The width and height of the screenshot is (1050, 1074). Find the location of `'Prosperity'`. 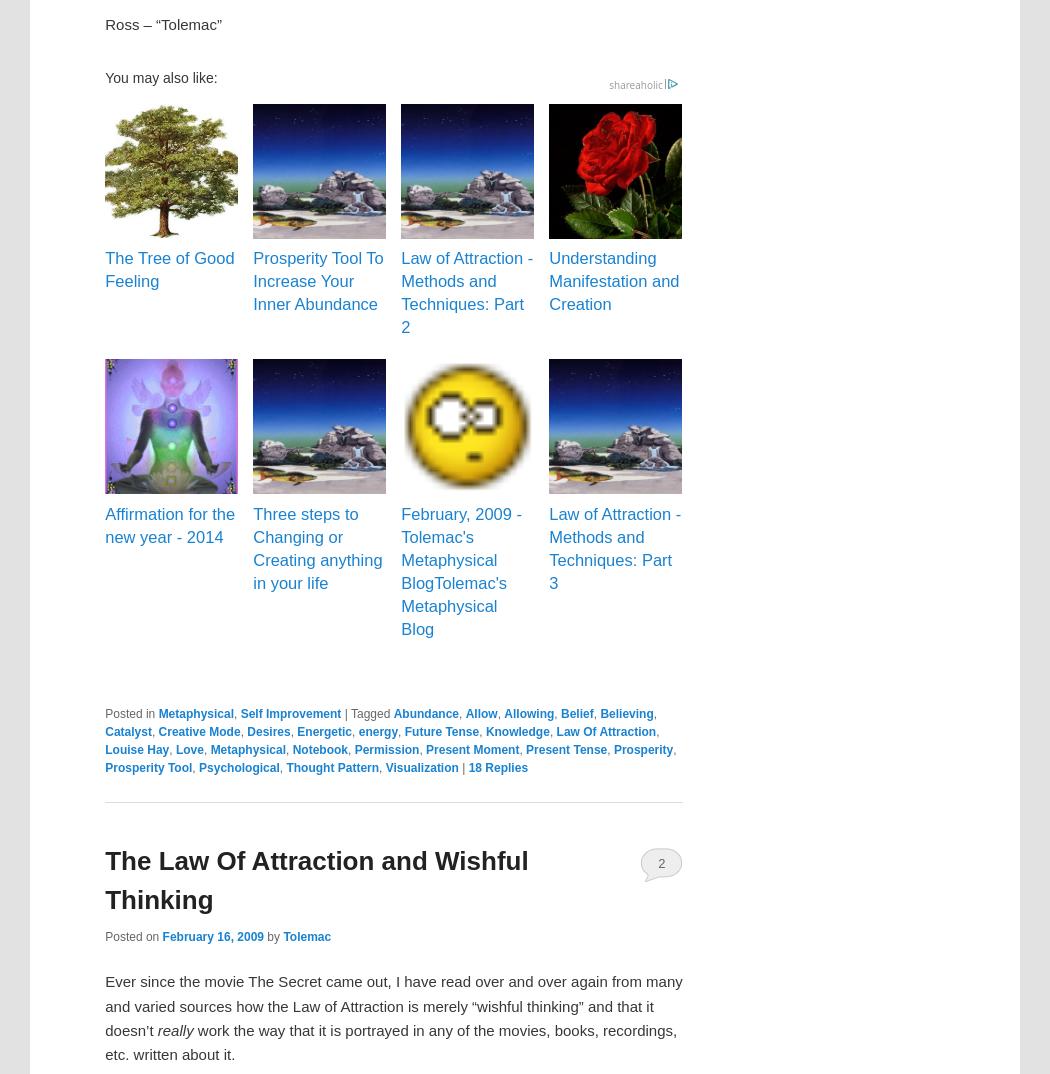

'Prosperity' is located at coordinates (642, 749).